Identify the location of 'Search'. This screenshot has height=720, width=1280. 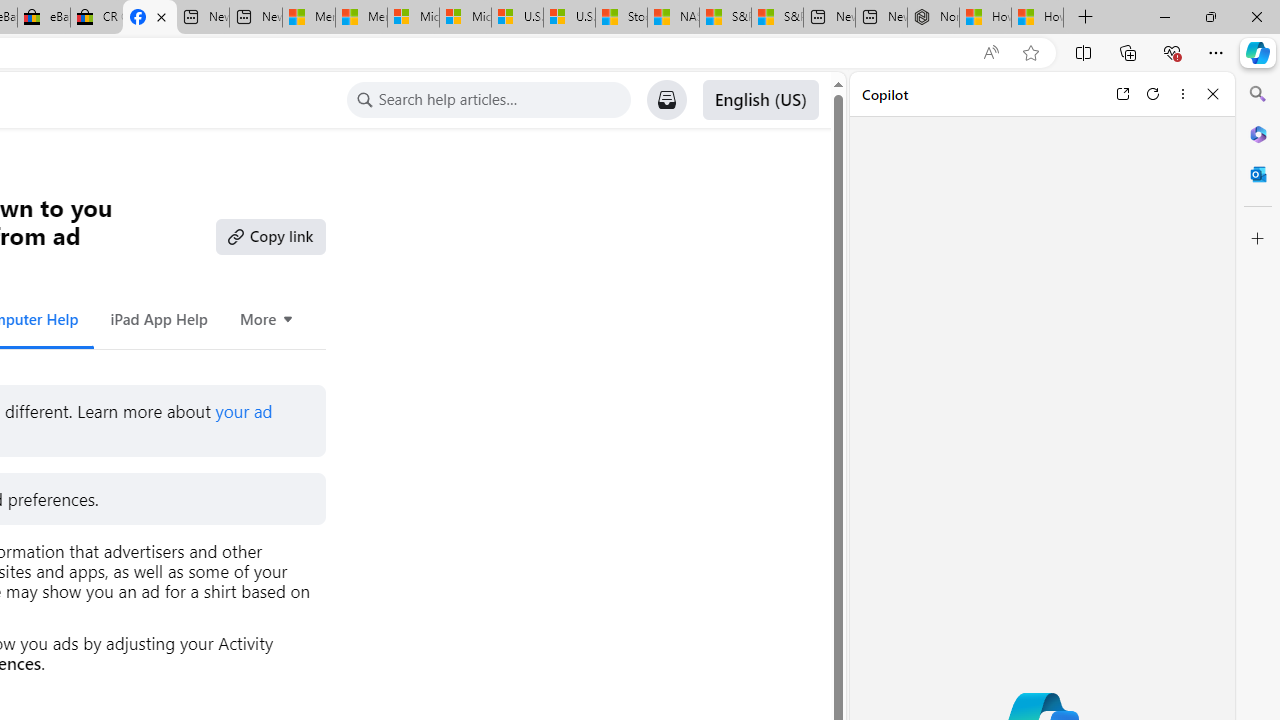
(1257, 94).